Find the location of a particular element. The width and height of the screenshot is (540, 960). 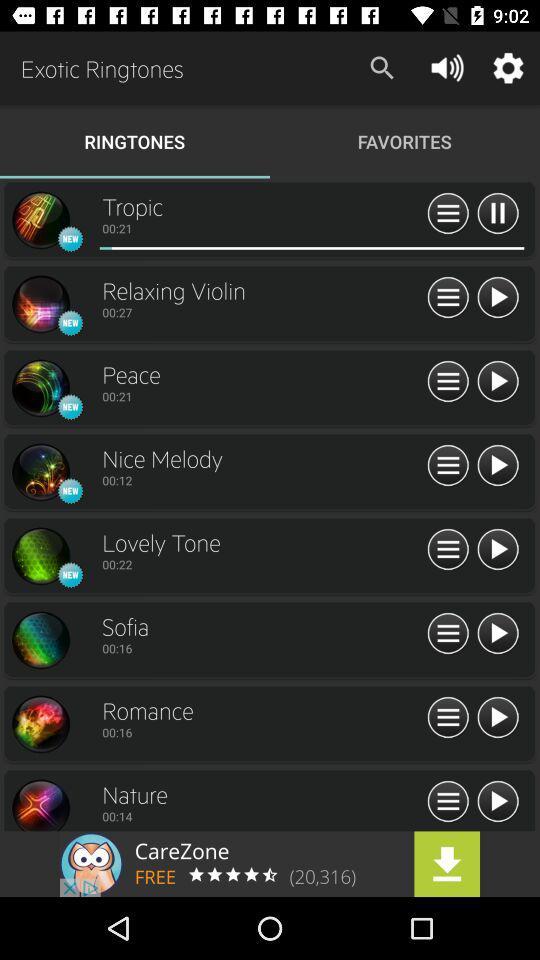

bottom of relaxing violin is located at coordinates (262, 312).